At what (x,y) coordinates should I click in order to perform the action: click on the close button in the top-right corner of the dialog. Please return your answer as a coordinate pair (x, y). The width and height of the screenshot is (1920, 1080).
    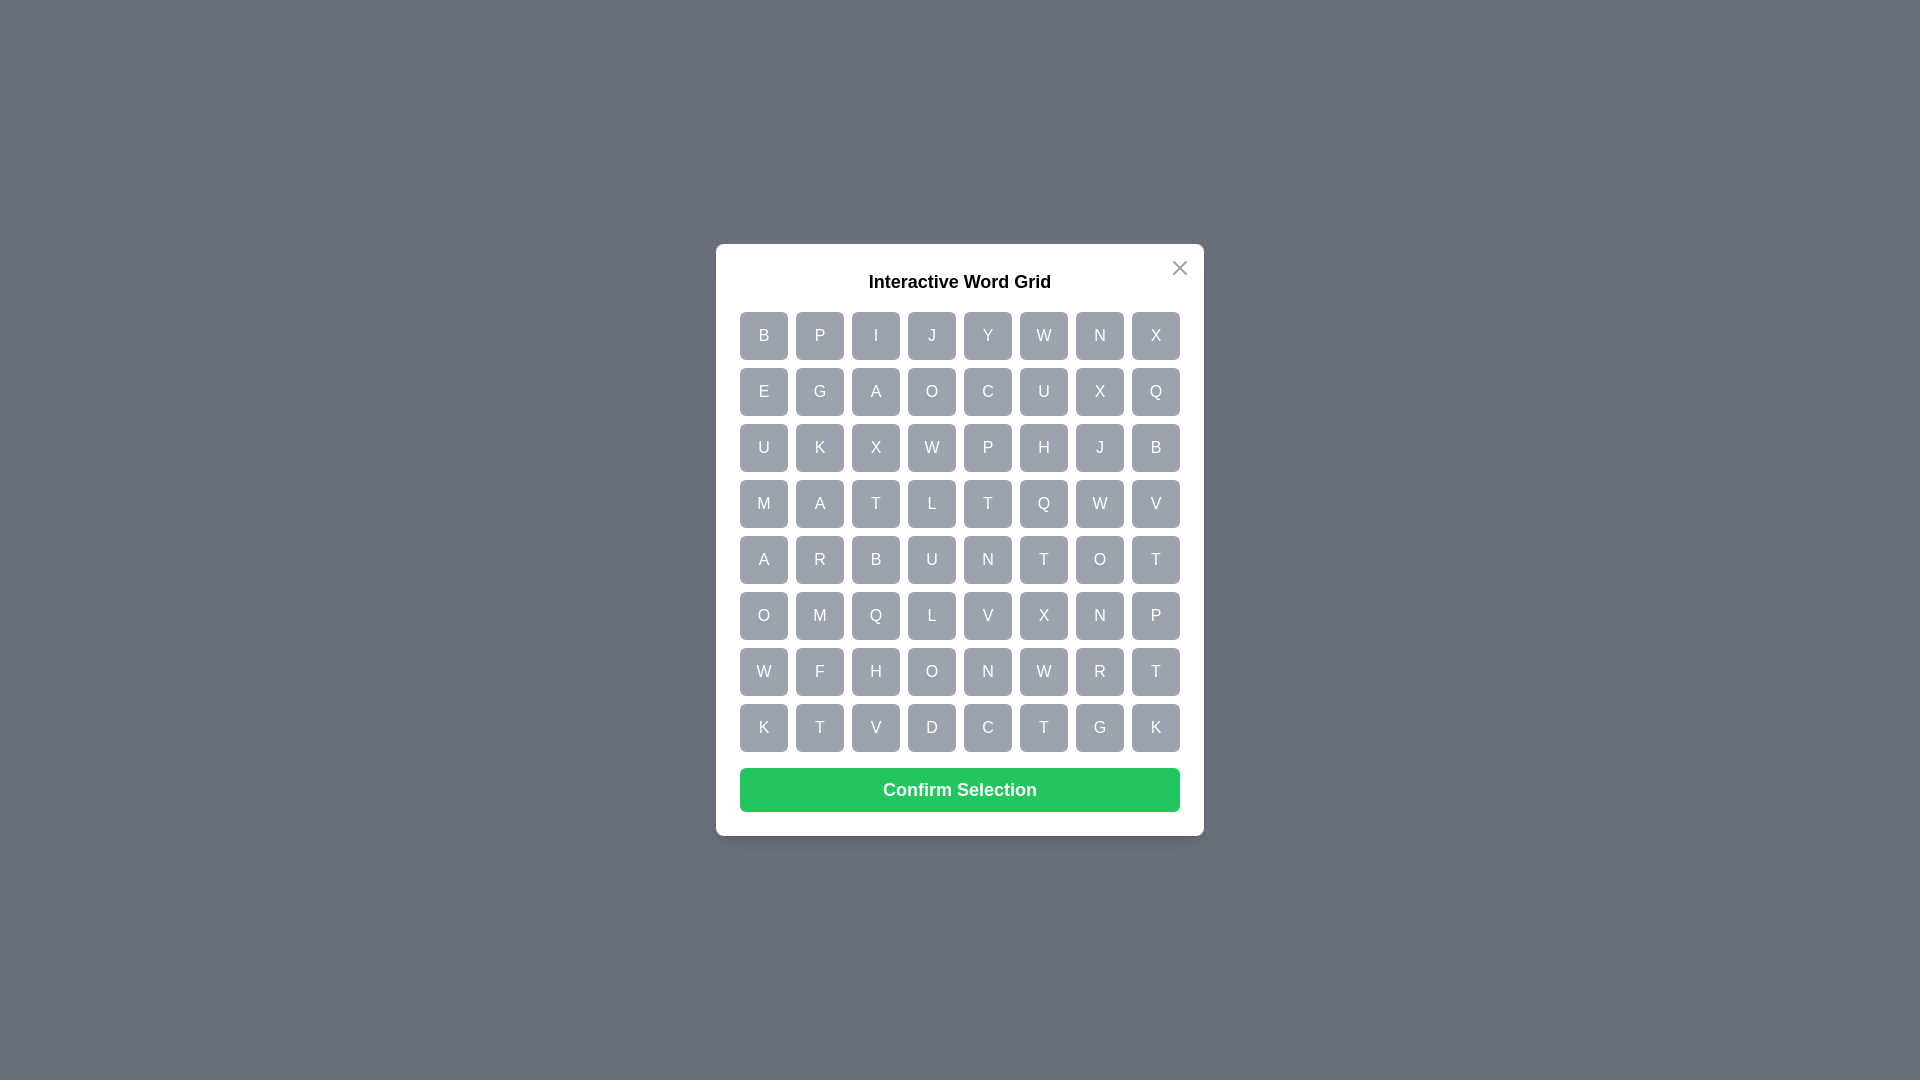
    Looking at the image, I should click on (1180, 266).